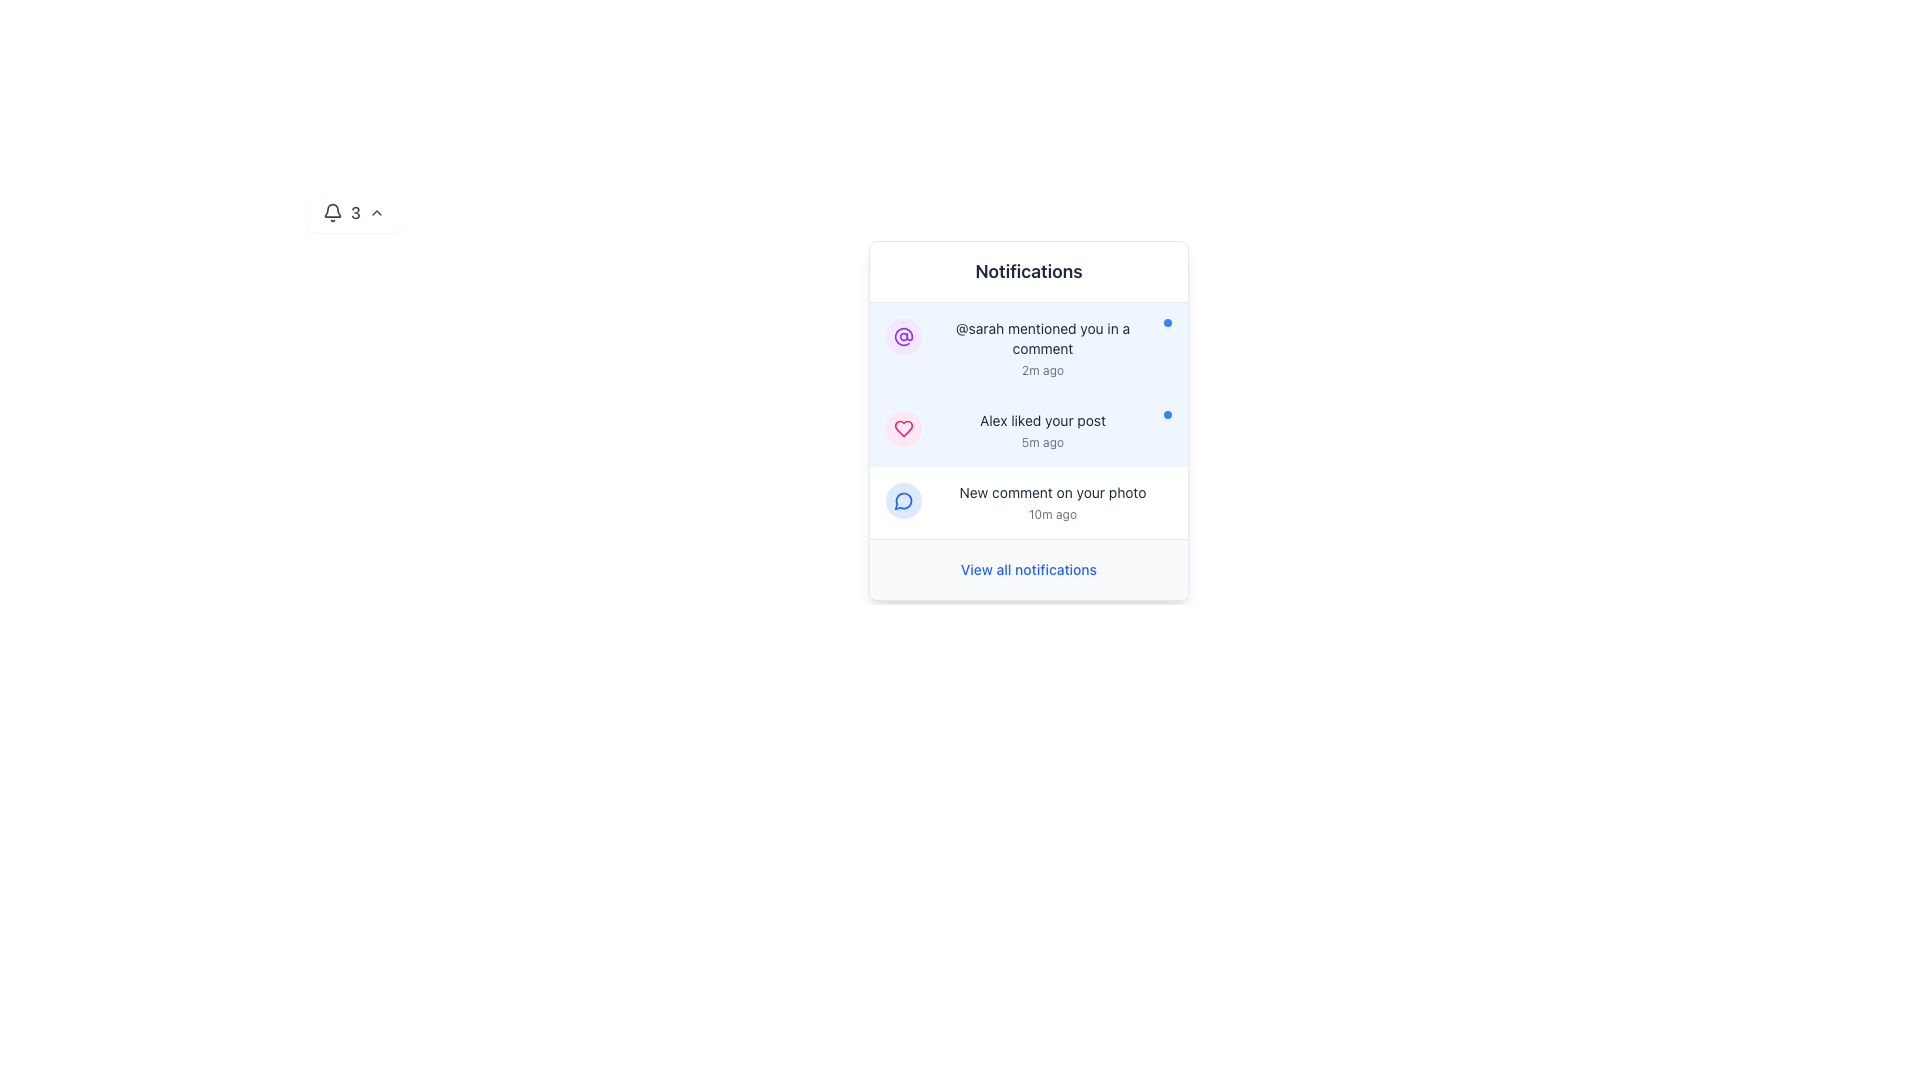 Image resolution: width=1920 pixels, height=1080 pixels. Describe the element at coordinates (1028, 430) in the screenshot. I see `the second notification item in the notifications panel, which features a pale blue background, a pink heart icon on the left, and text indicating 'Alex liked your post'` at that location.